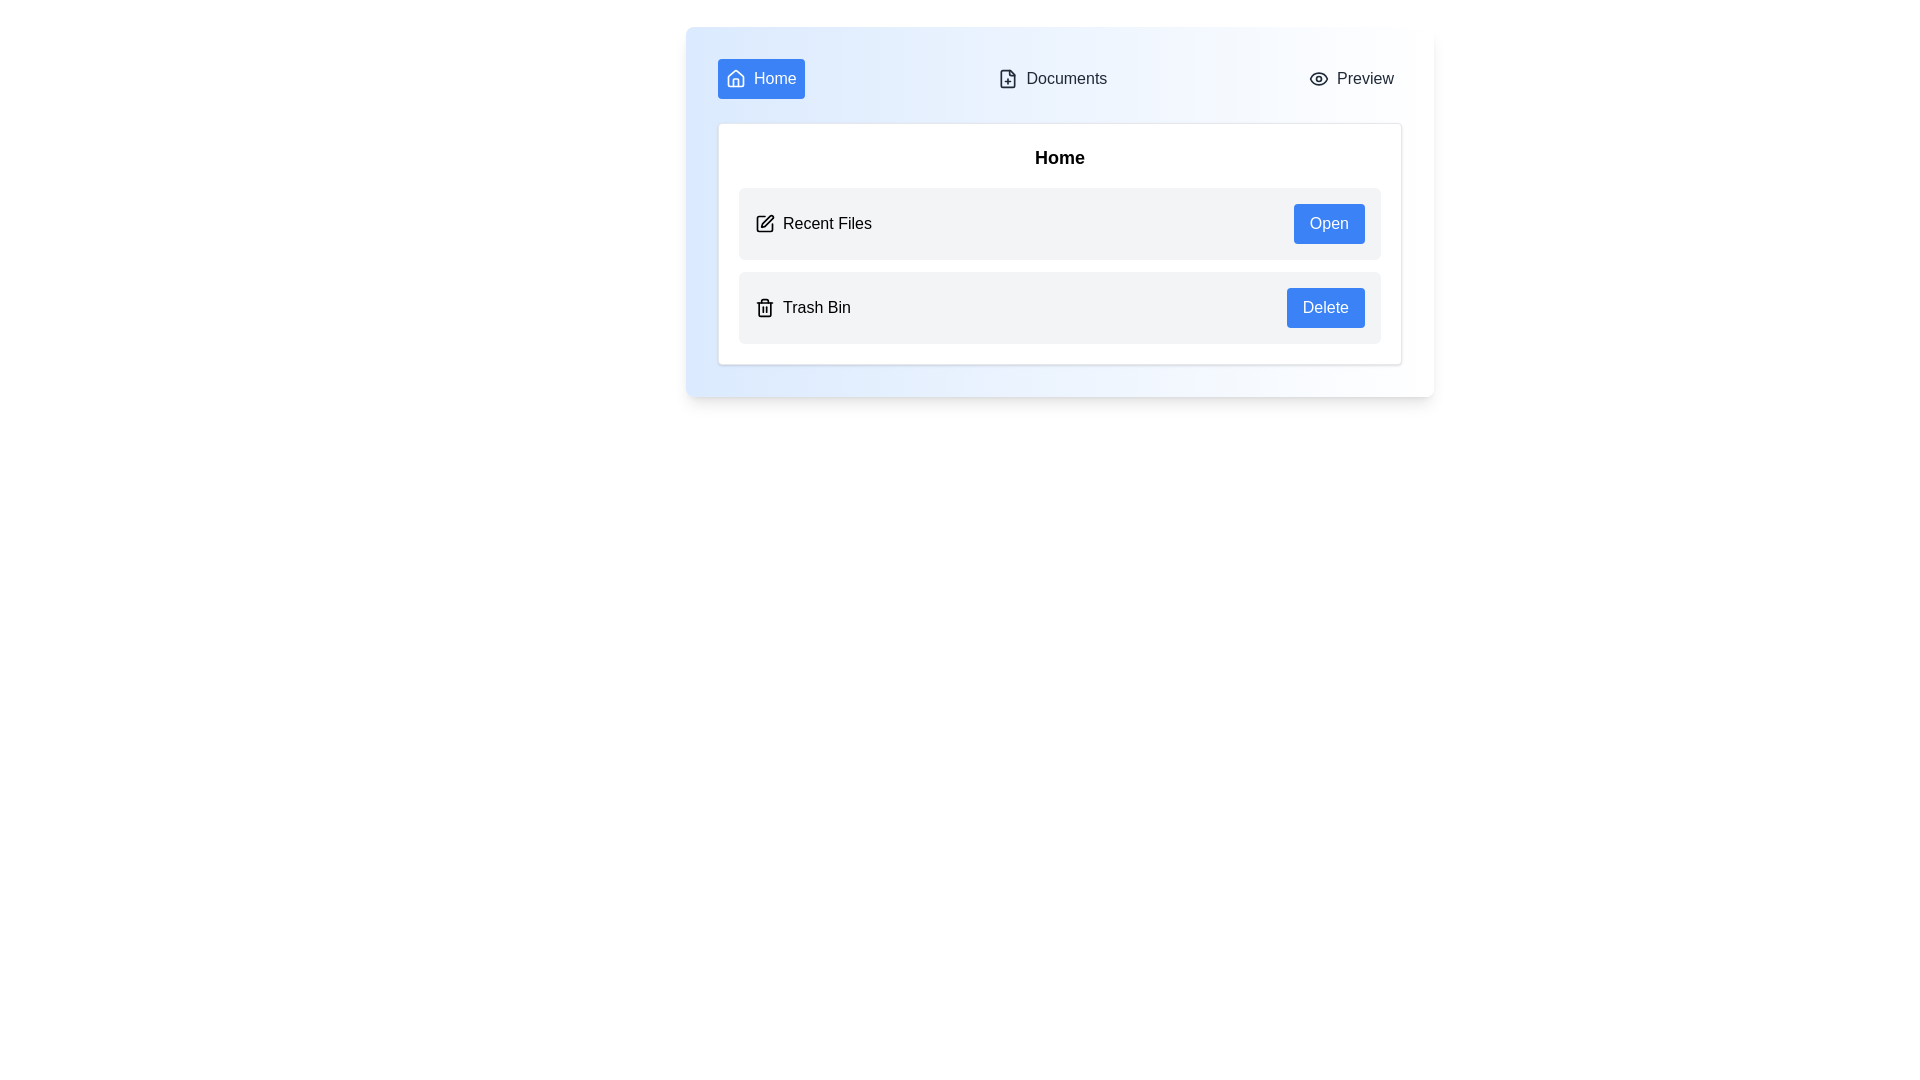  What do you see at coordinates (734, 76) in the screenshot?
I see `the Home icon located in the top-left corner of the navigation bar` at bounding box center [734, 76].